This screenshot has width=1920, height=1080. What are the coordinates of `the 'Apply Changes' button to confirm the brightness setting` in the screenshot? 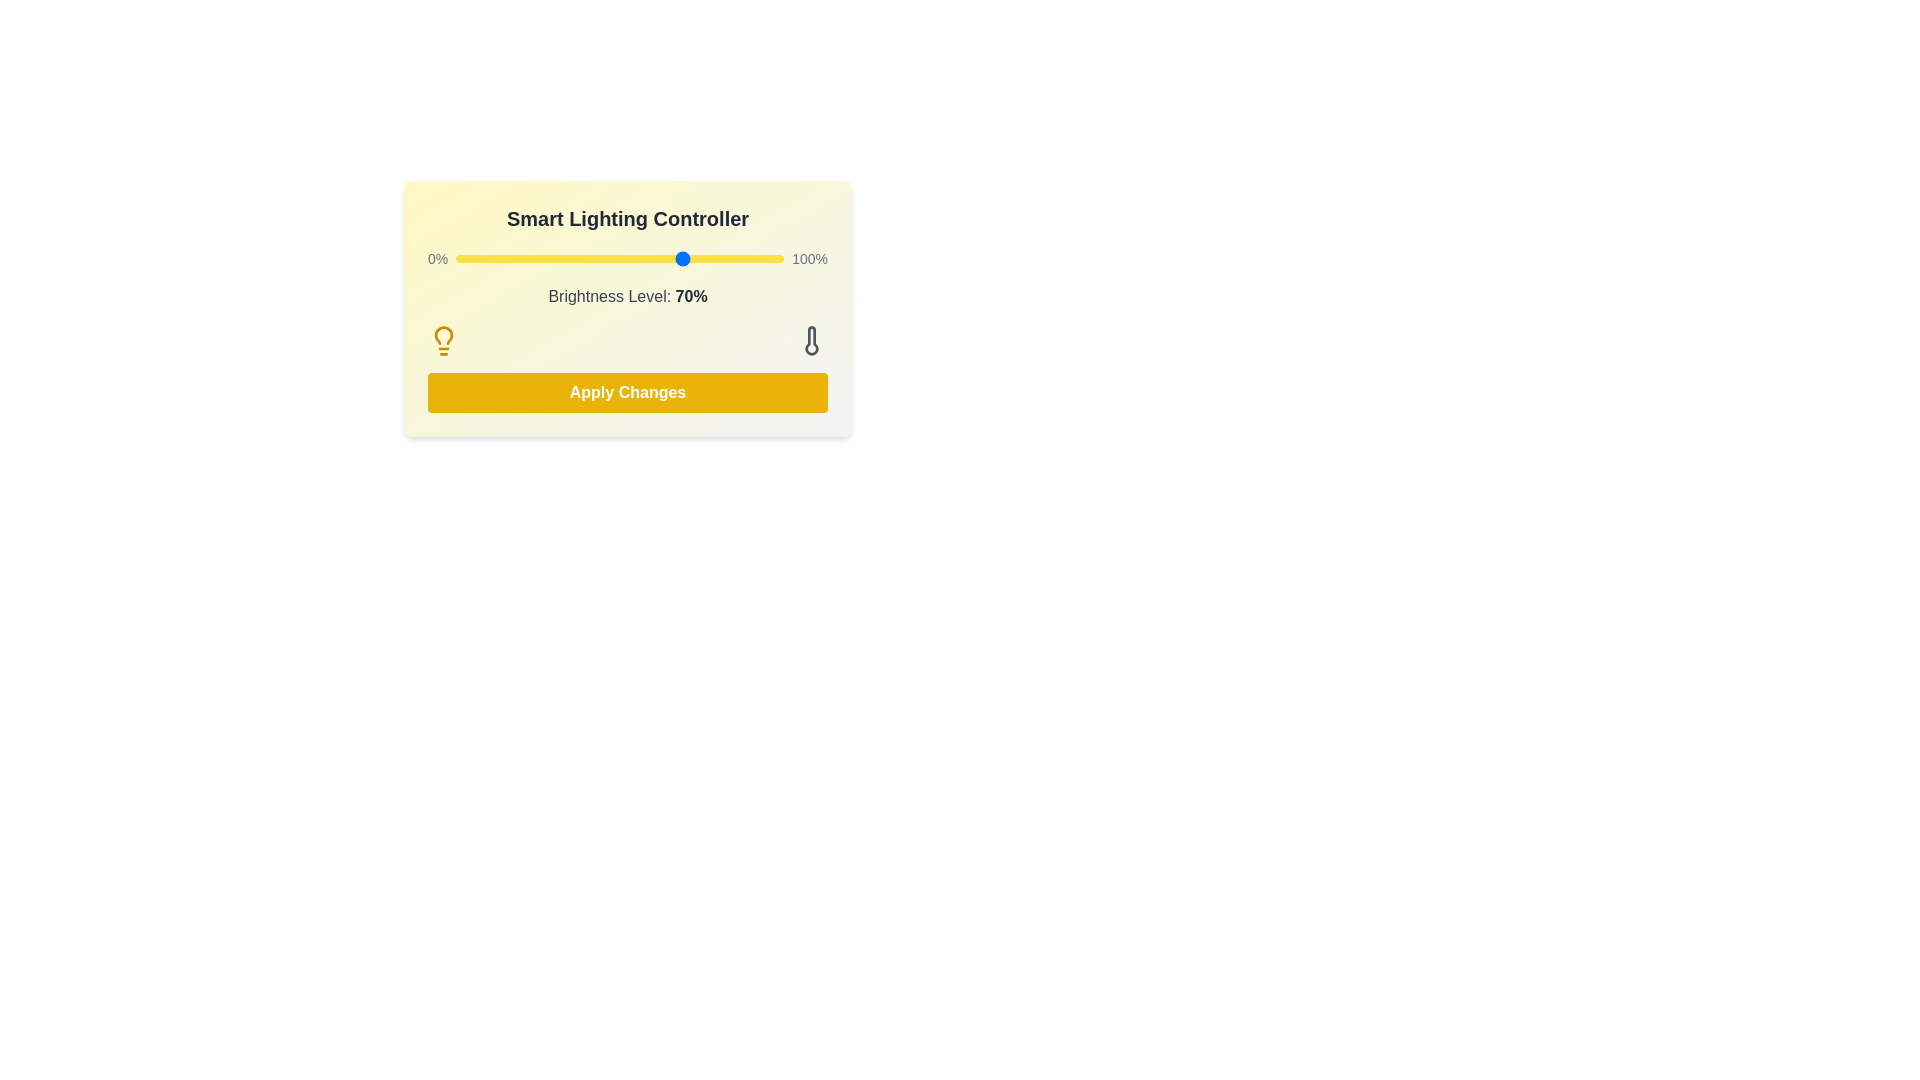 It's located at (627, 393).